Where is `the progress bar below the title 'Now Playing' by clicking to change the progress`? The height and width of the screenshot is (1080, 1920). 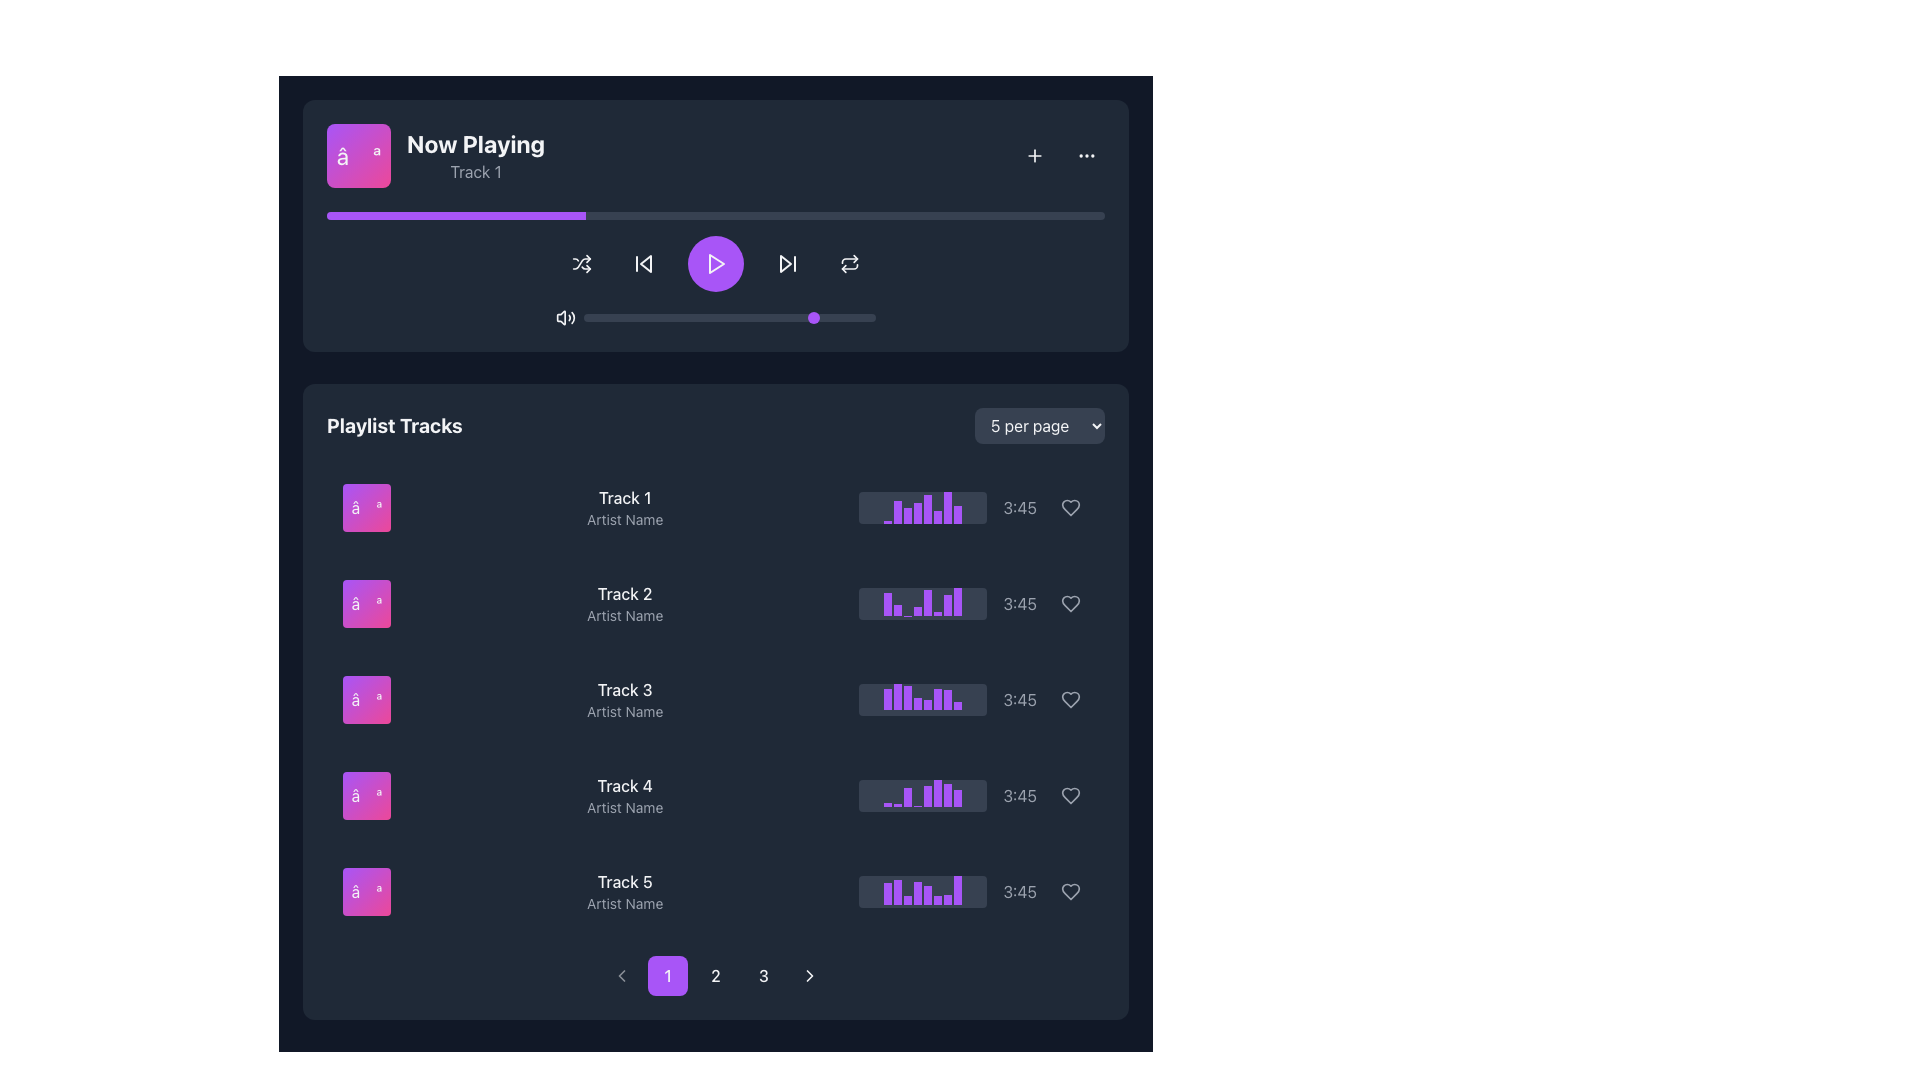 the progress bar below the title 'Now Playing' by clicking to change the progress is located at coordinates (715, 216).